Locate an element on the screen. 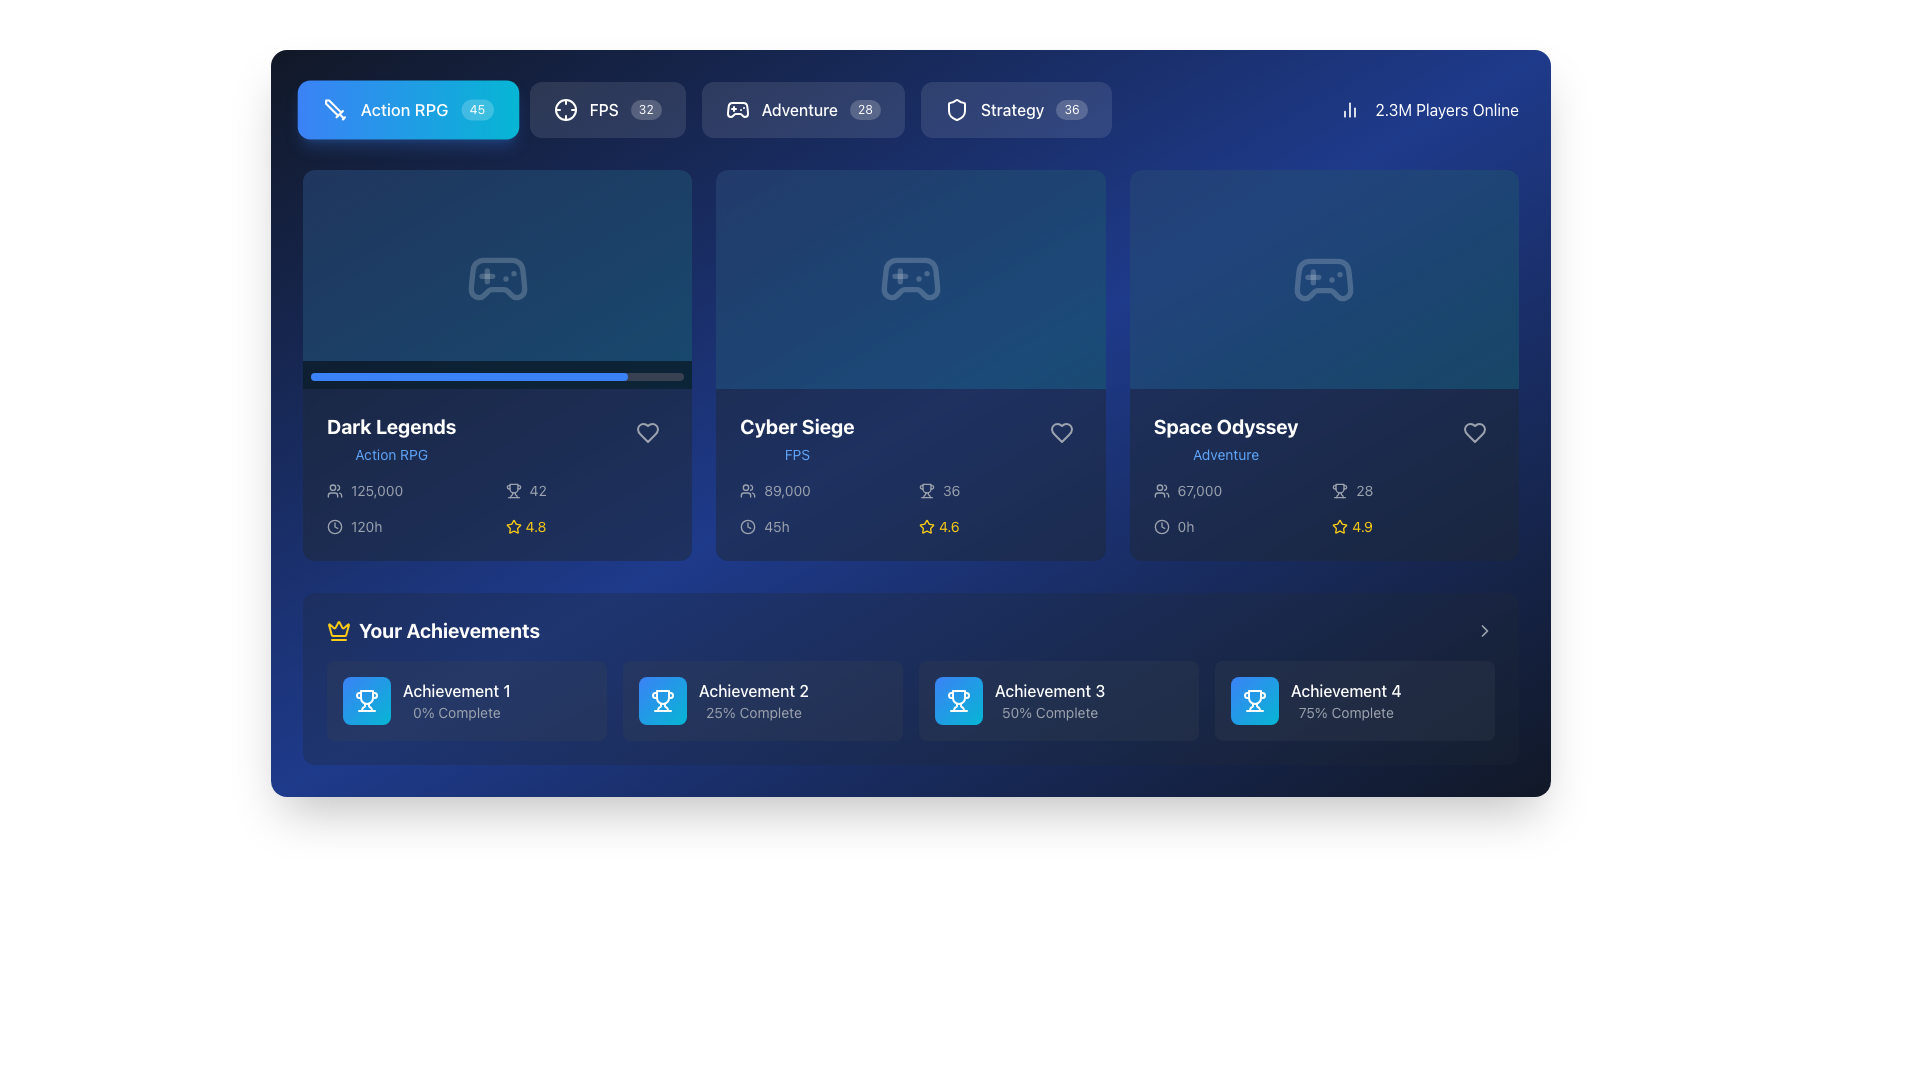  badge indicating a numerical count associated with the 'Strategy' category, located to the right of the 'Strategy' label in the top navigation bar is located at coordinates (1071, 110).